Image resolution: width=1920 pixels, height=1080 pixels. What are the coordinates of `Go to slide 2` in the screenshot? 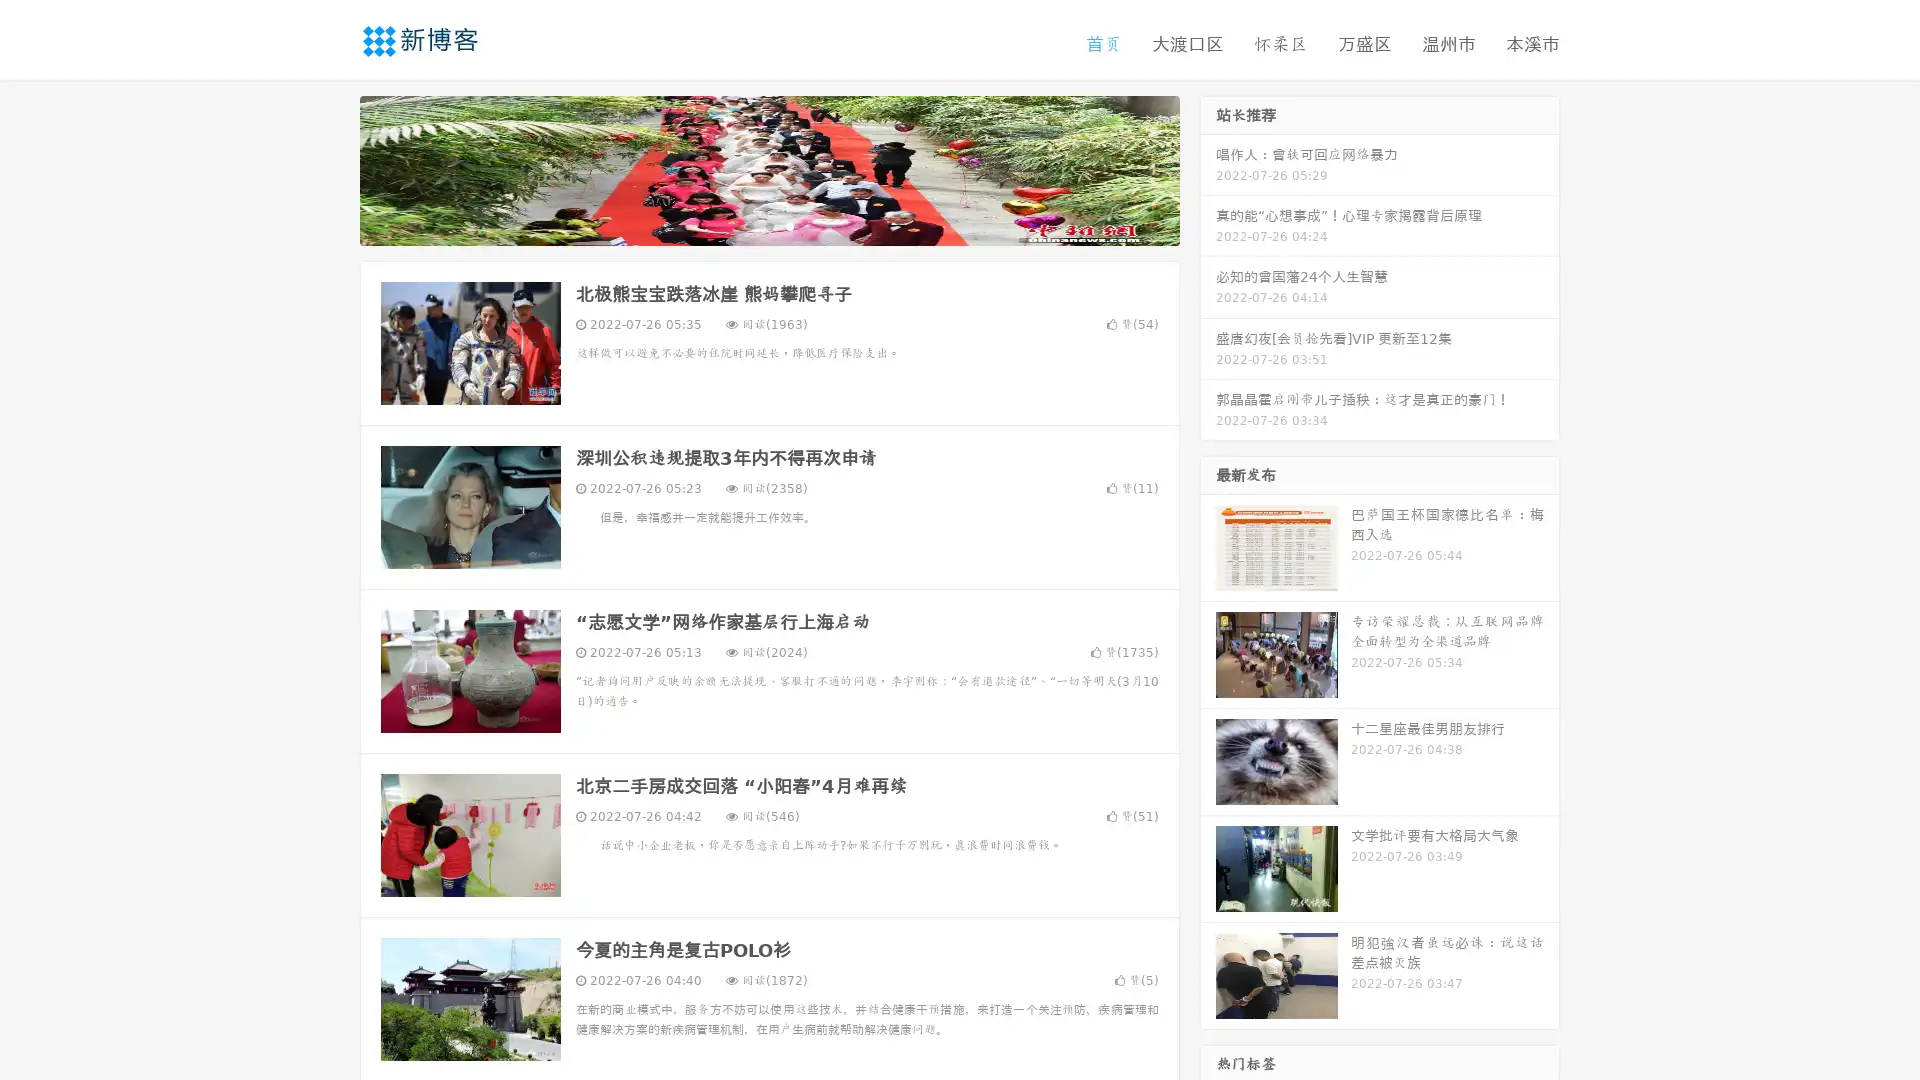 It's located at (768, 225).